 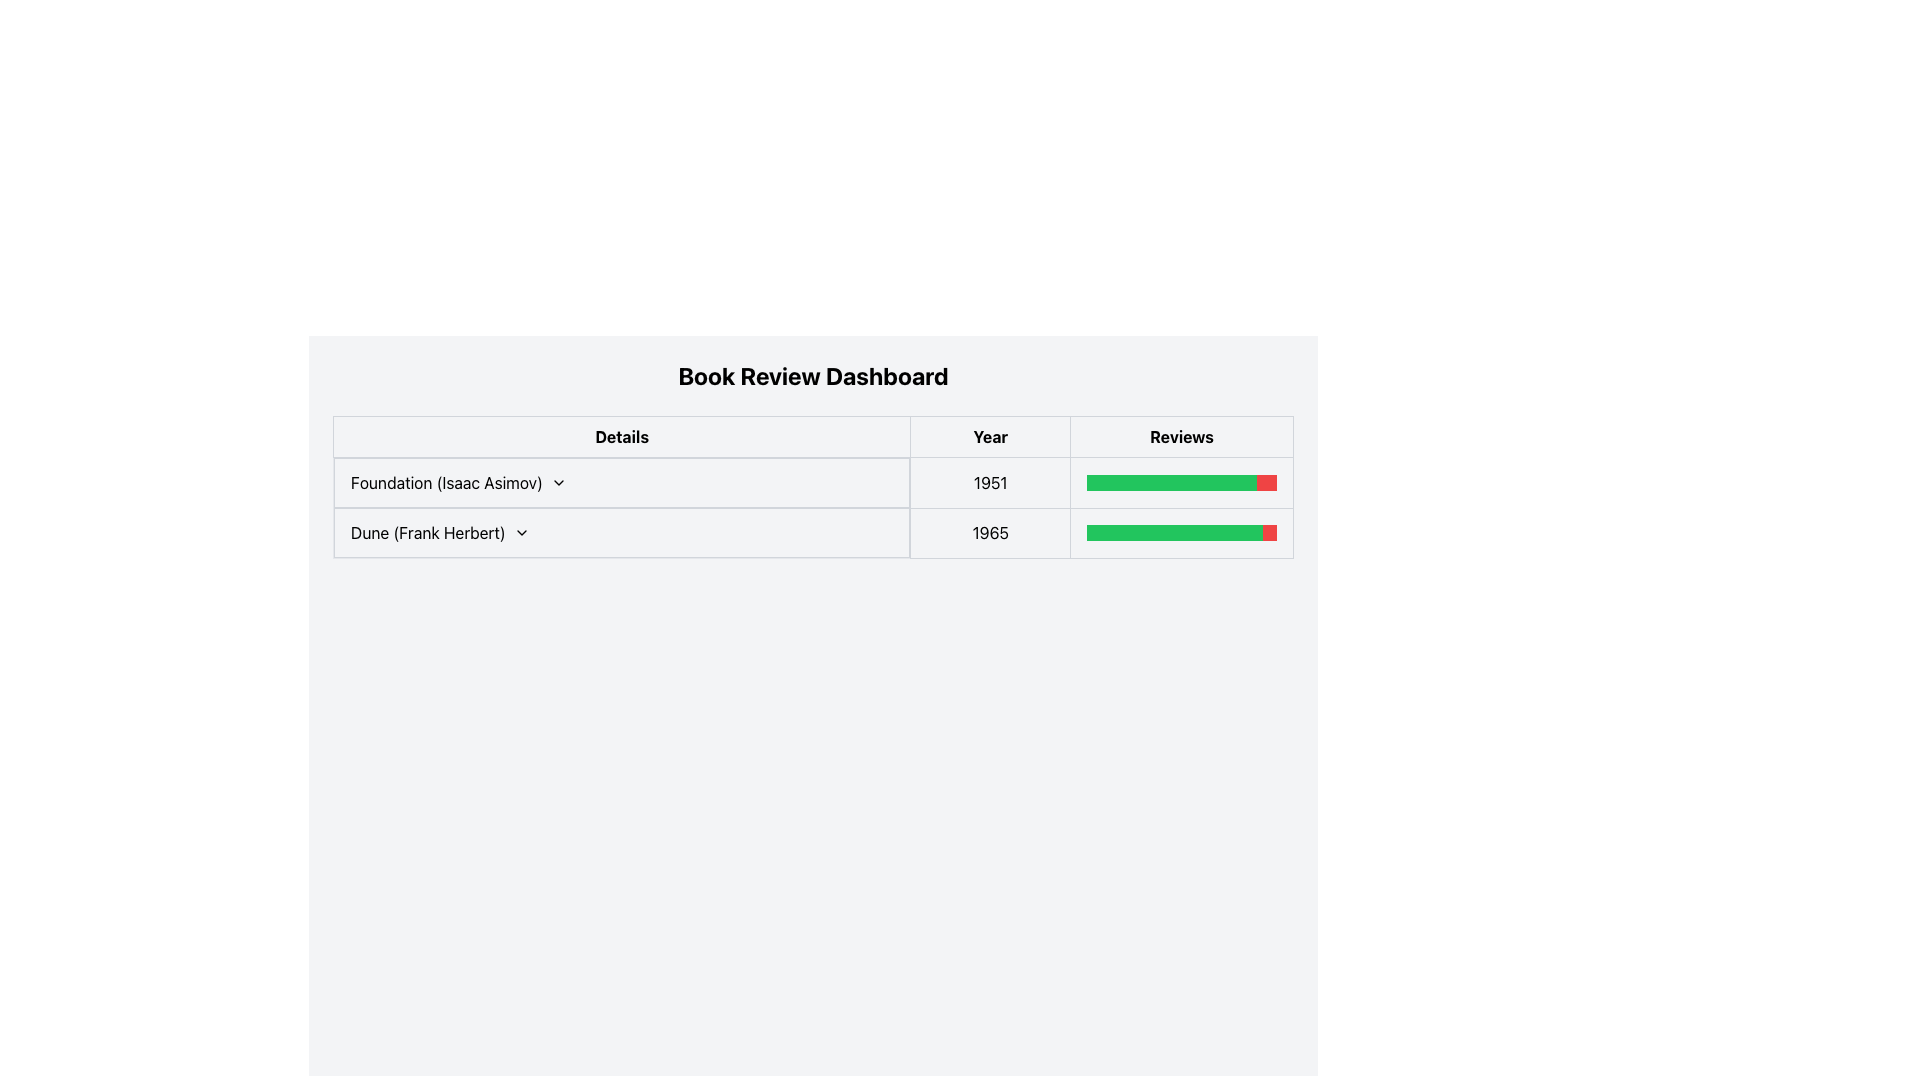 I want to click on the green segment of the progress bar that represents the review score for the book 'Foundation (Isaac Asimov)', so click(x=1172, y=482).